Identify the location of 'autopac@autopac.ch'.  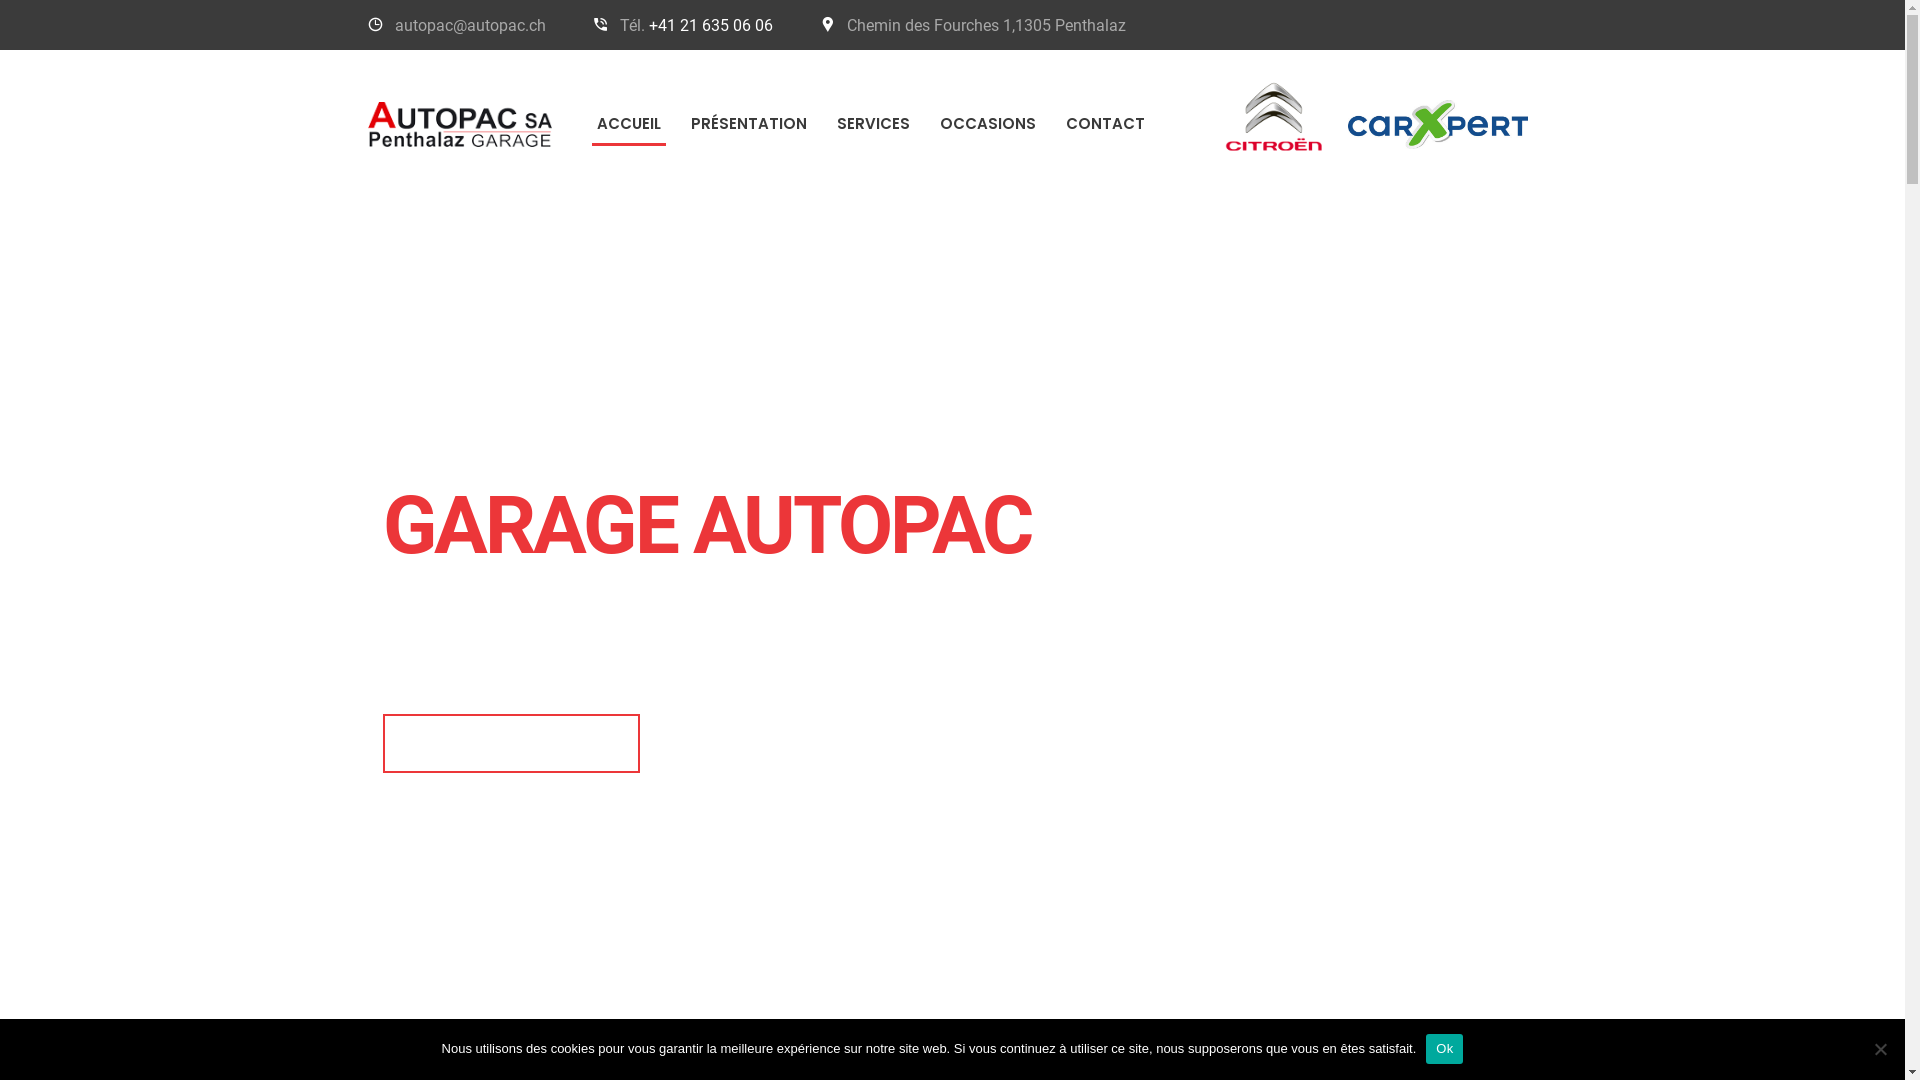
(468, 25).